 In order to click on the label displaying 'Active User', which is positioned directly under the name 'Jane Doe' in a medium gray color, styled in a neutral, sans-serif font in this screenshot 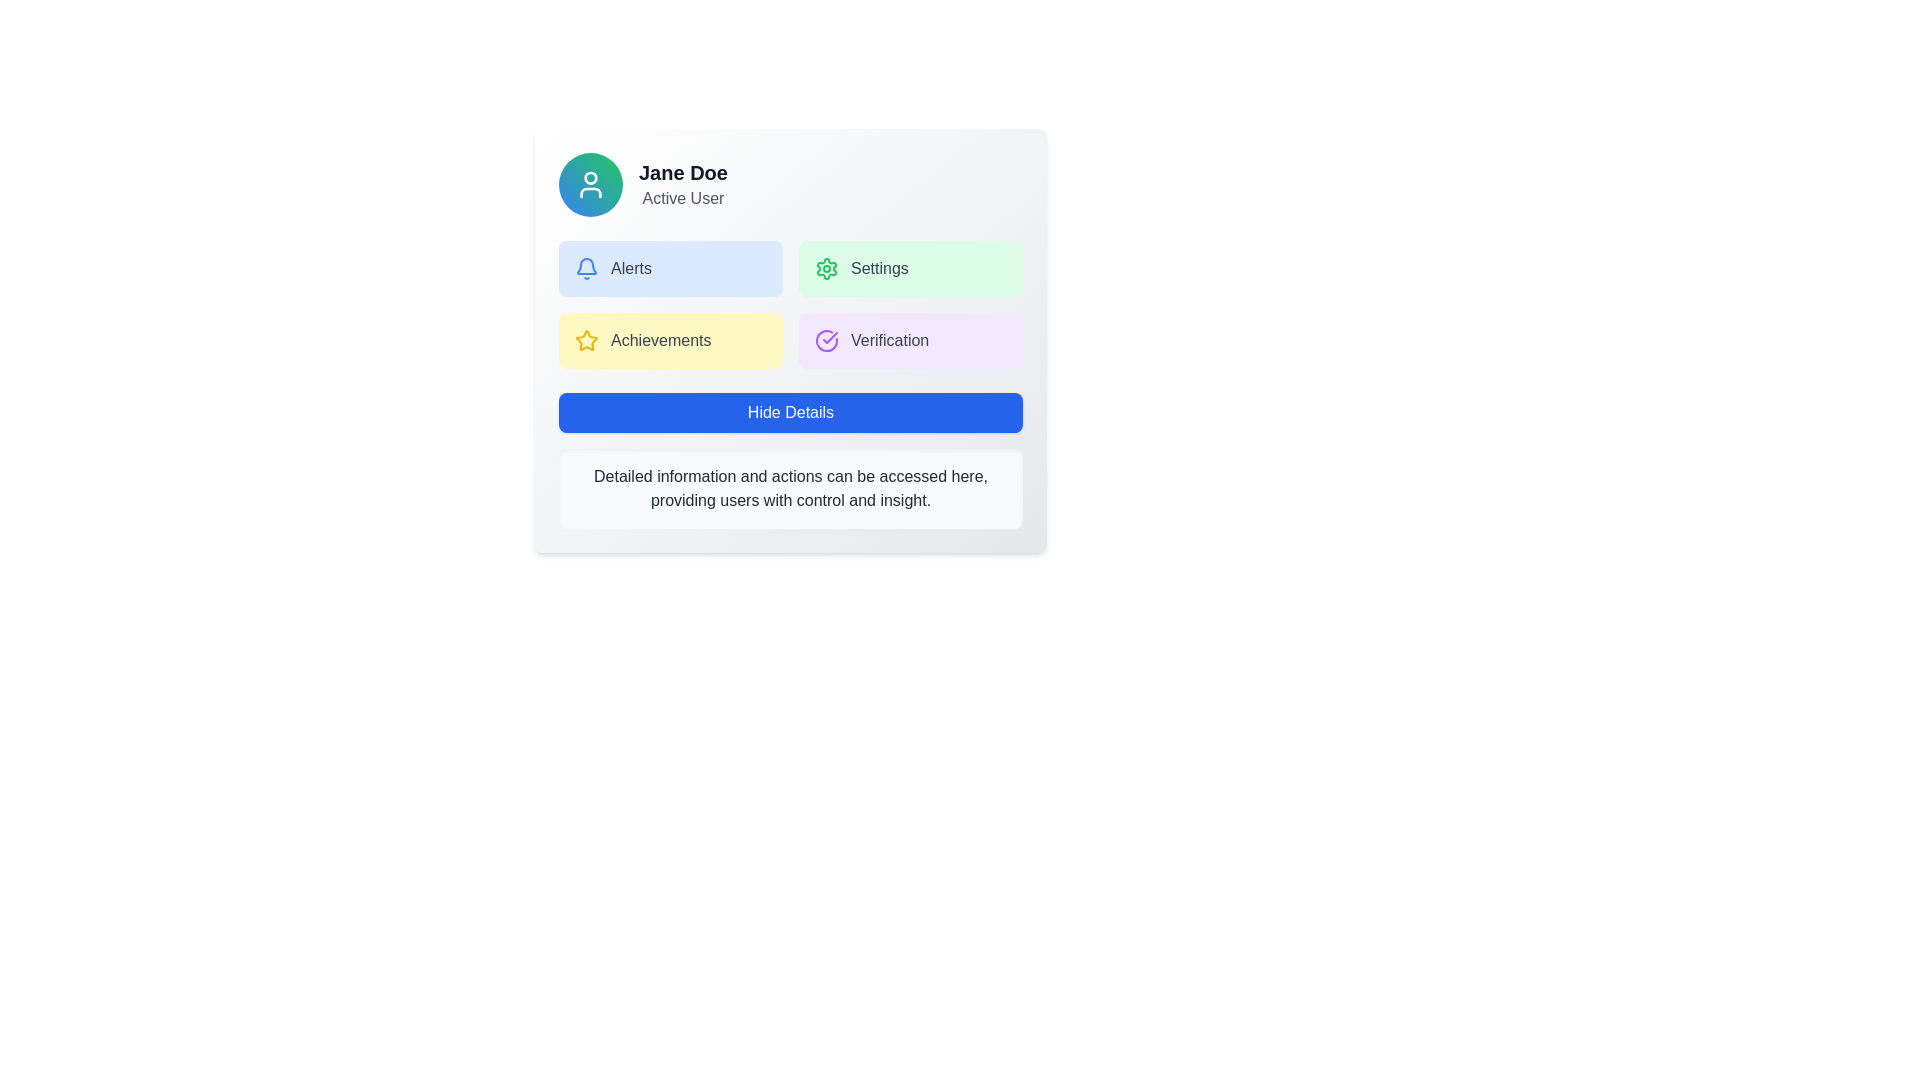, I will do `click(683, 199)`.